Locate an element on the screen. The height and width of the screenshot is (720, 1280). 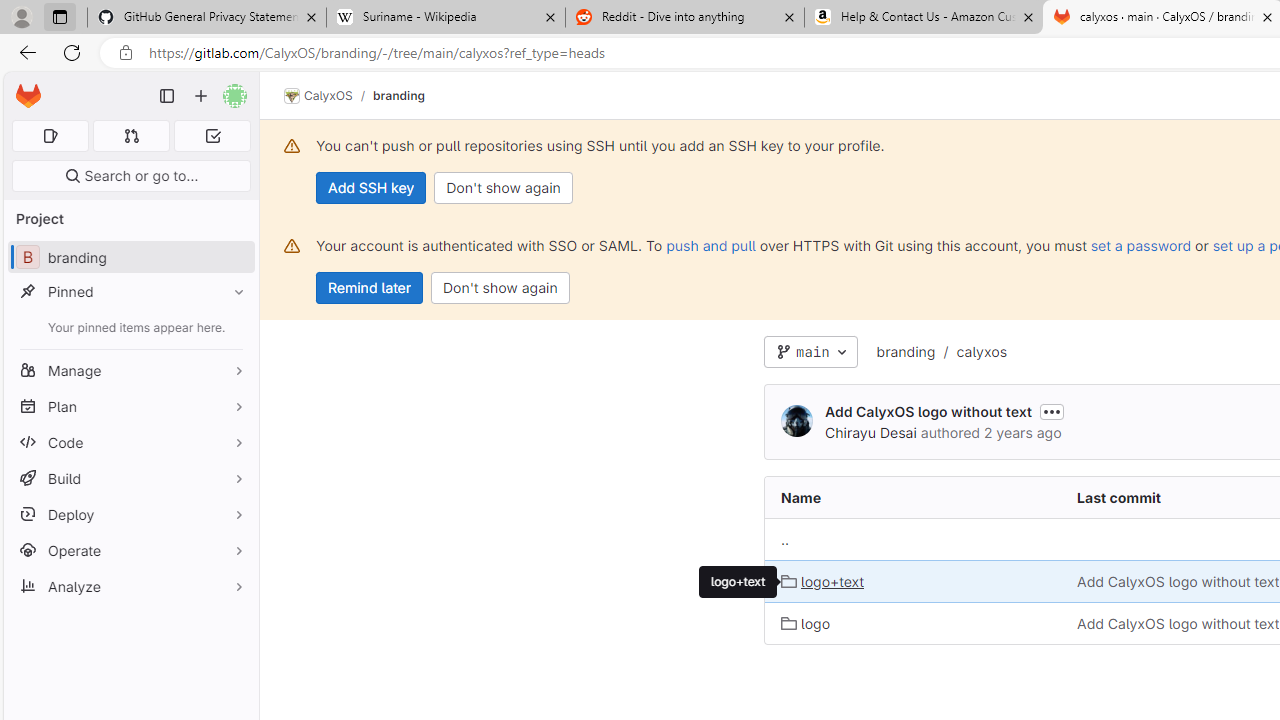
'Skip to main content' is located at coordinates (23, 86).